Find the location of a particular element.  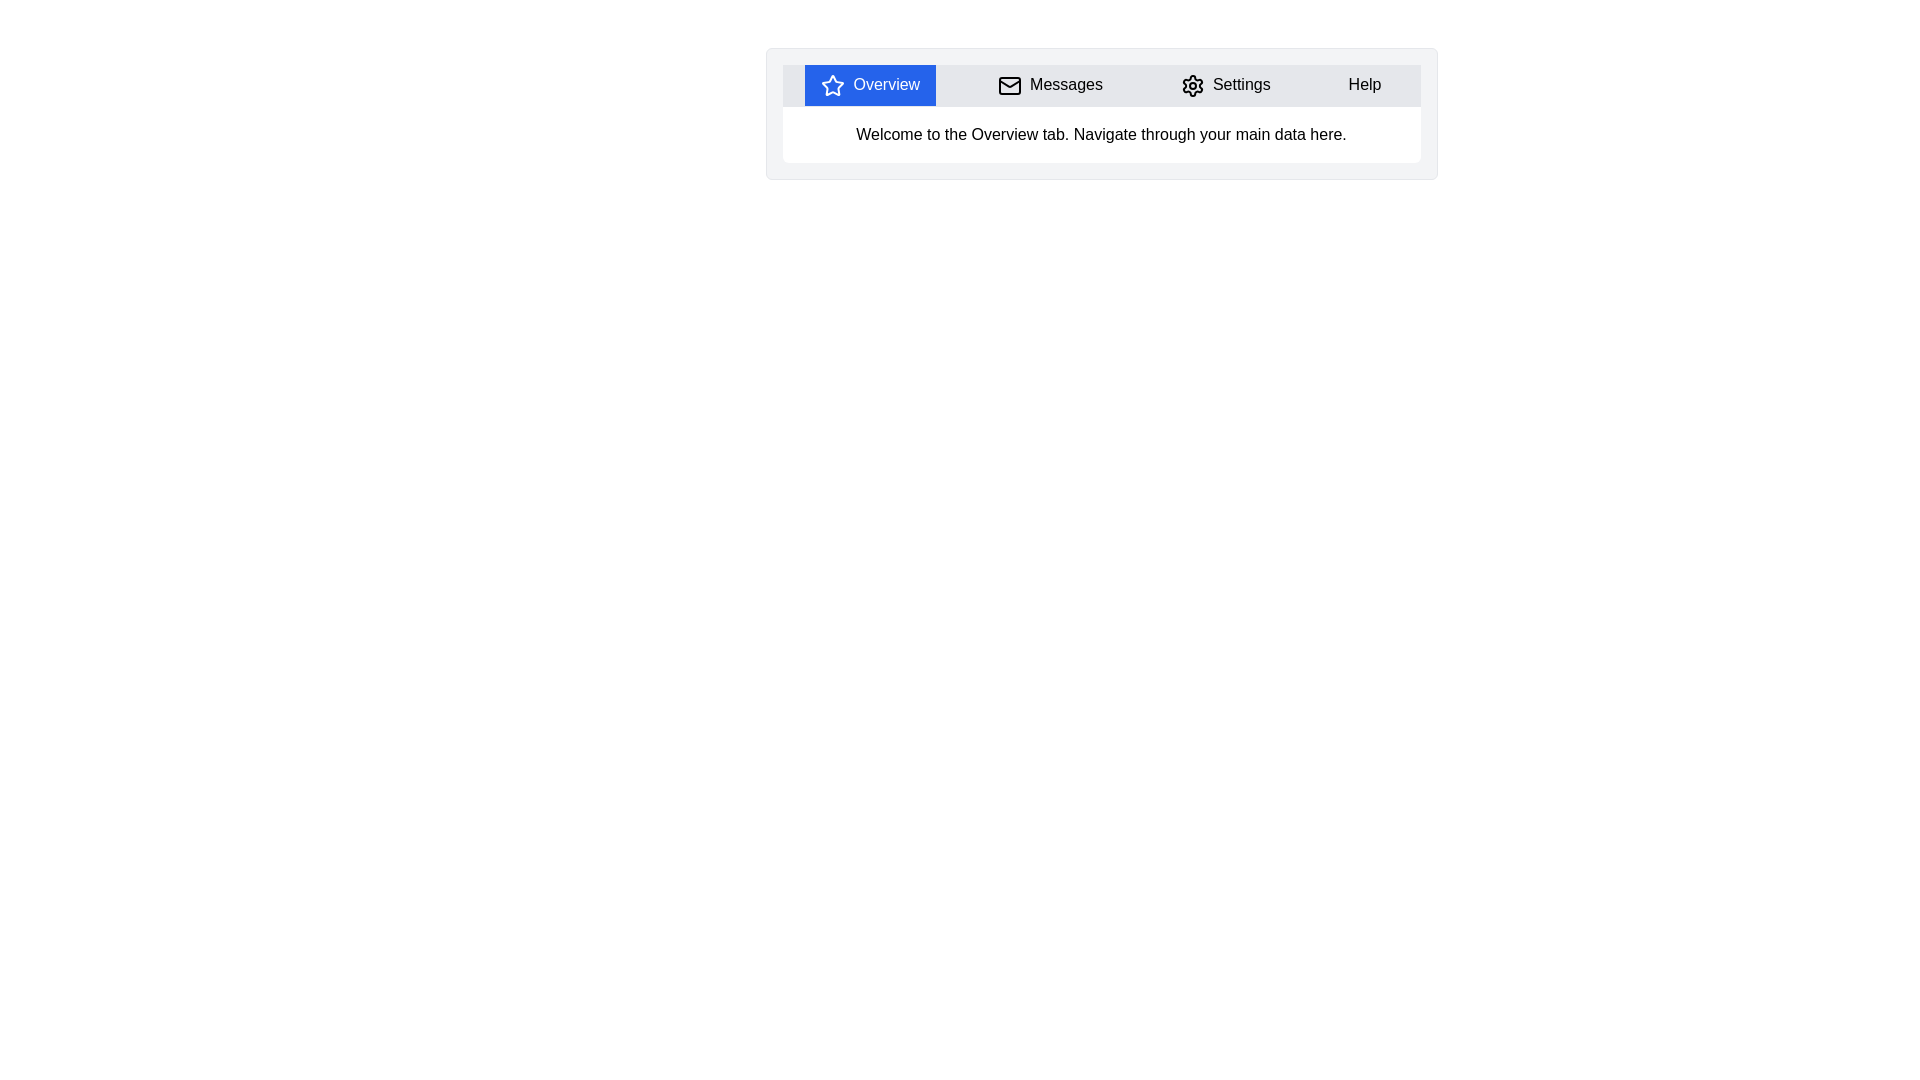

the tab labeled Help by clicking its header is located at coordinates (1364, 84).